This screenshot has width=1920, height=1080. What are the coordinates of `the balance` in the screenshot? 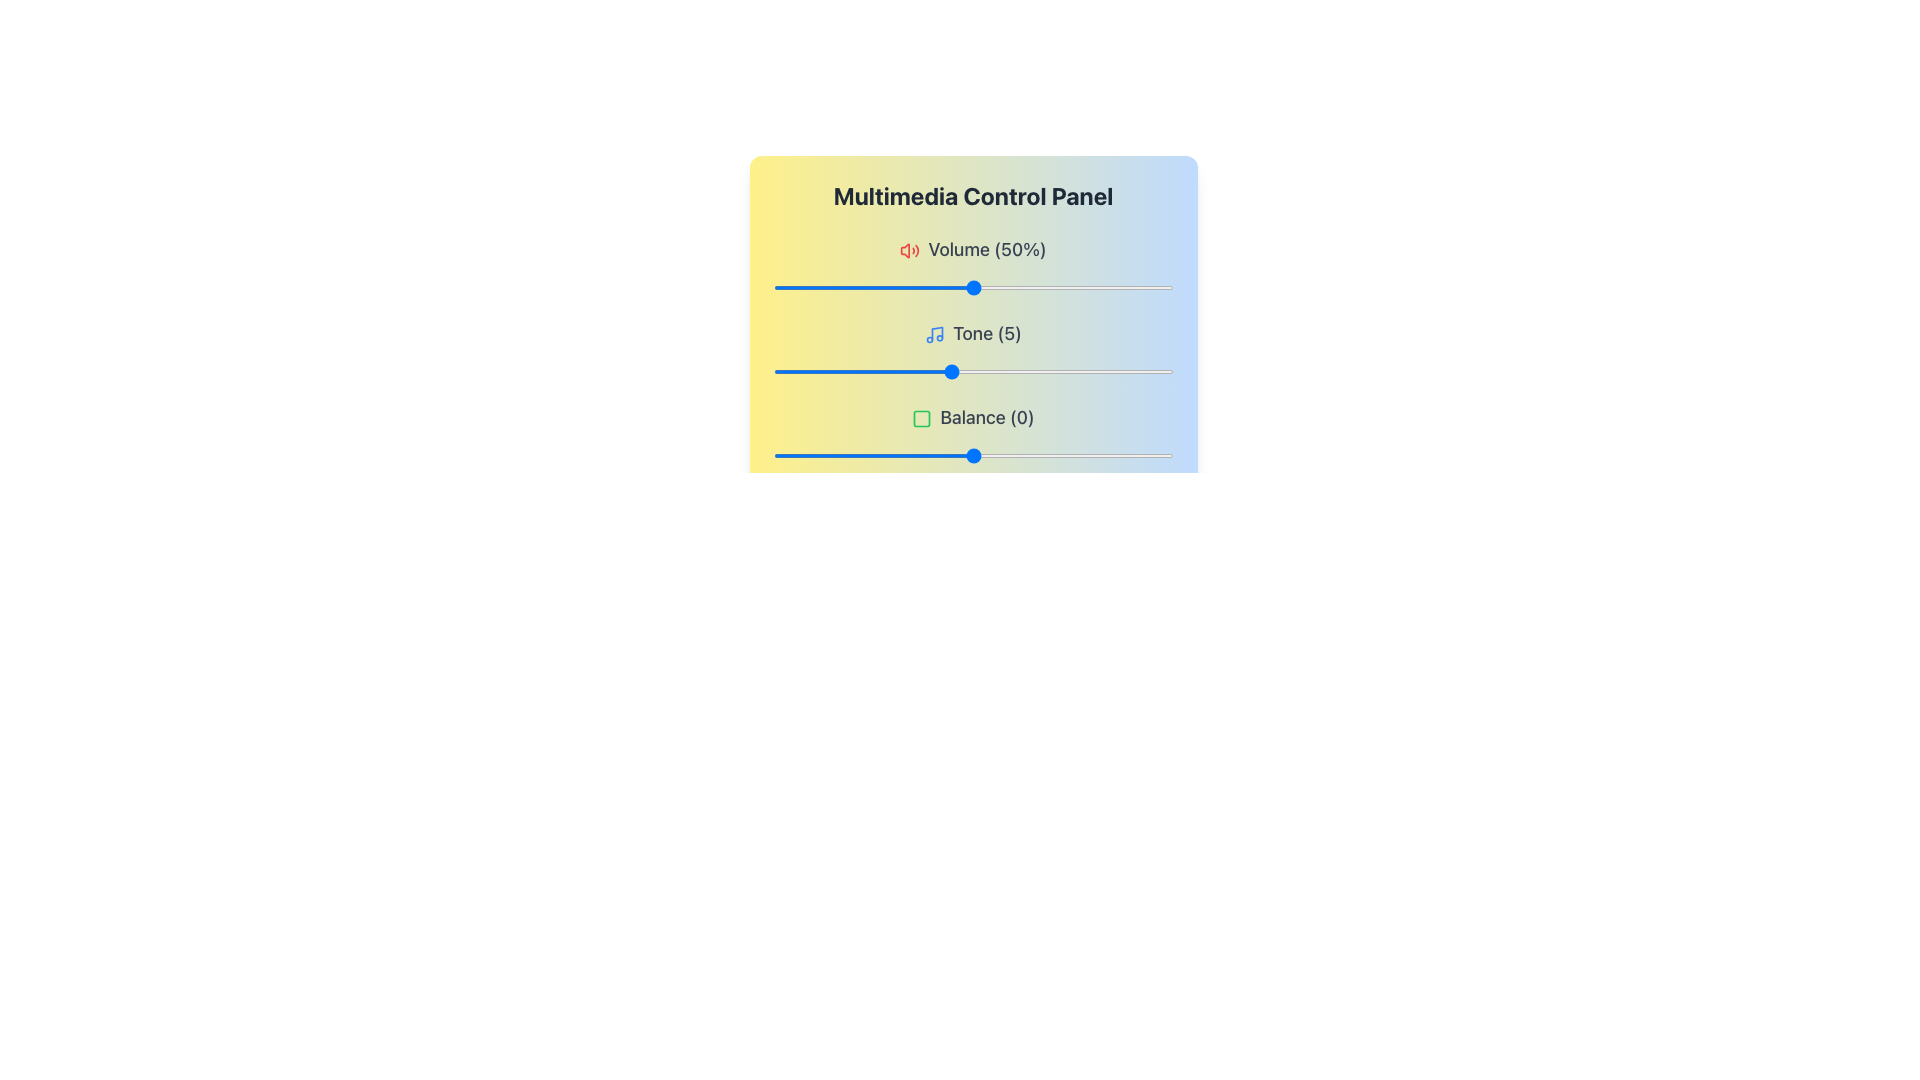 It's located at (920, 455).